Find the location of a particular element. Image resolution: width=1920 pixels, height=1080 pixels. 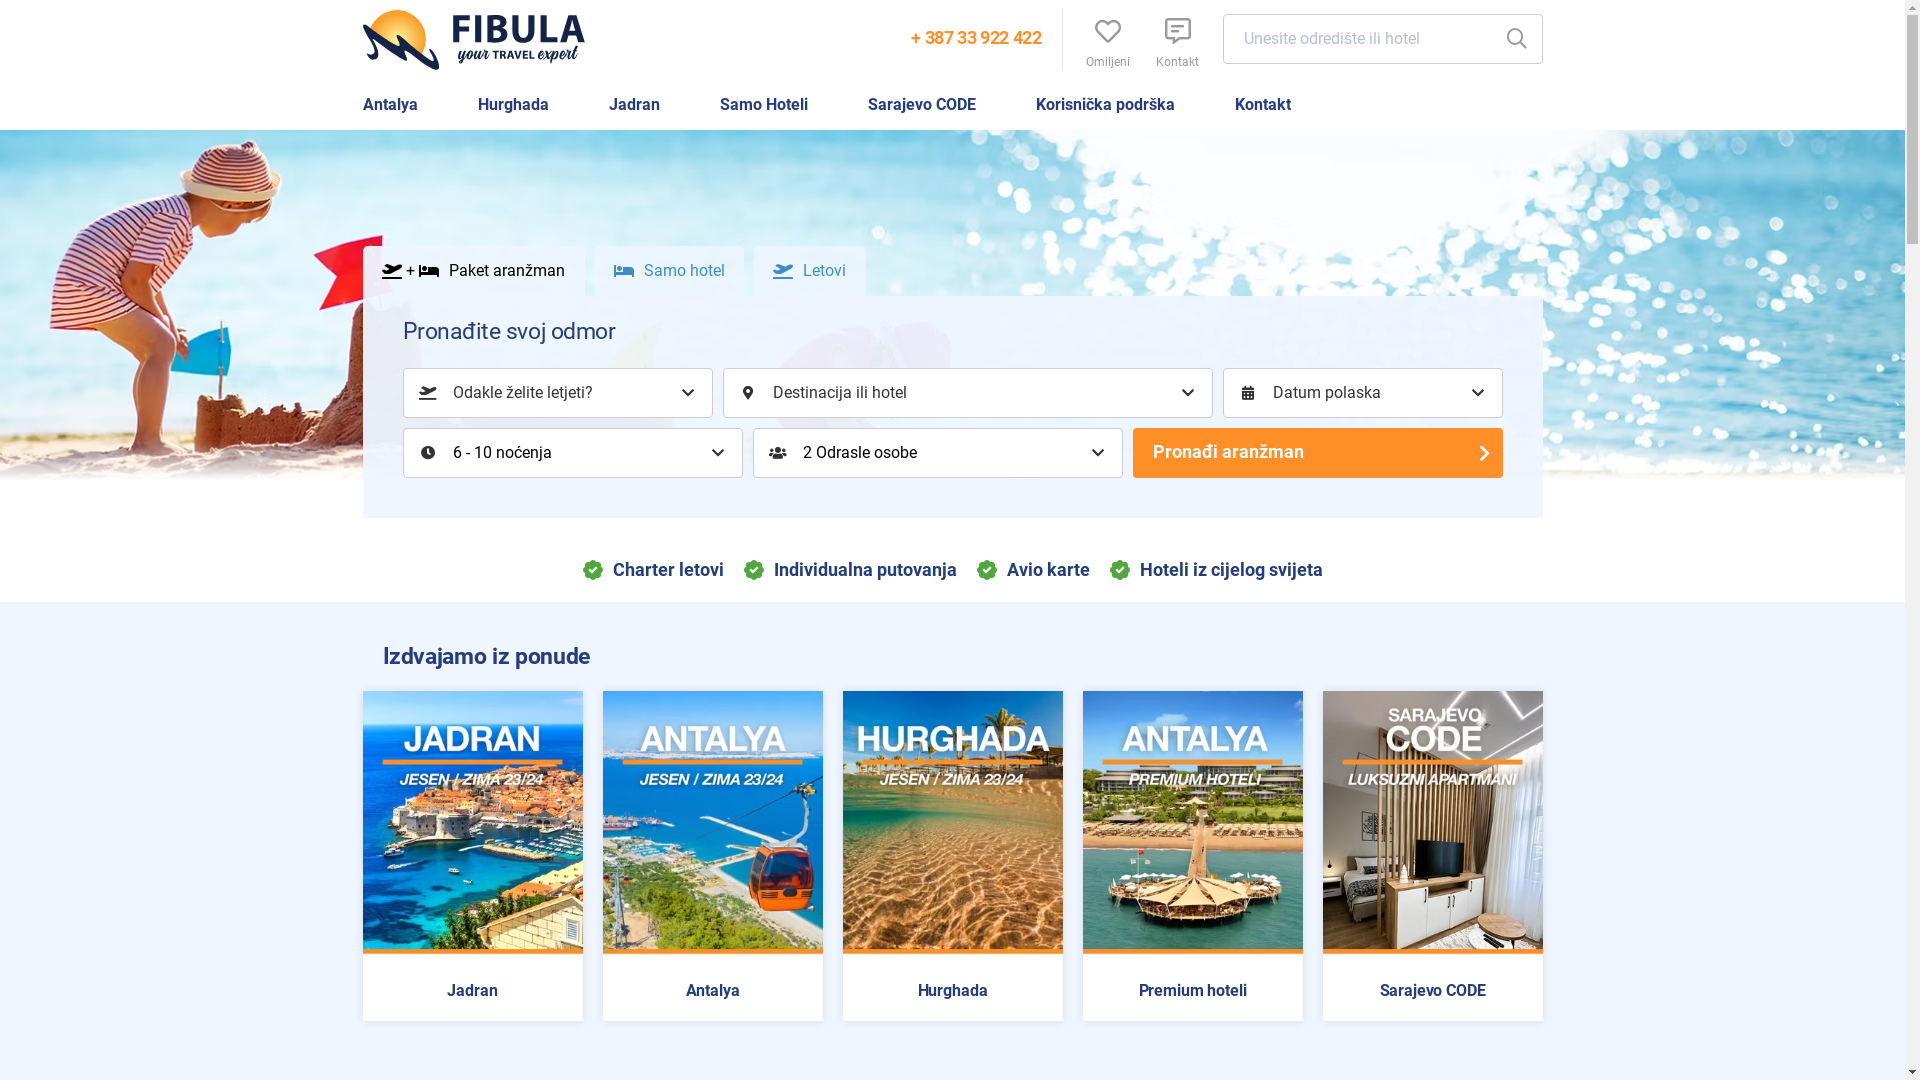

'Kontakt' is located at coordinates (1142, 39).